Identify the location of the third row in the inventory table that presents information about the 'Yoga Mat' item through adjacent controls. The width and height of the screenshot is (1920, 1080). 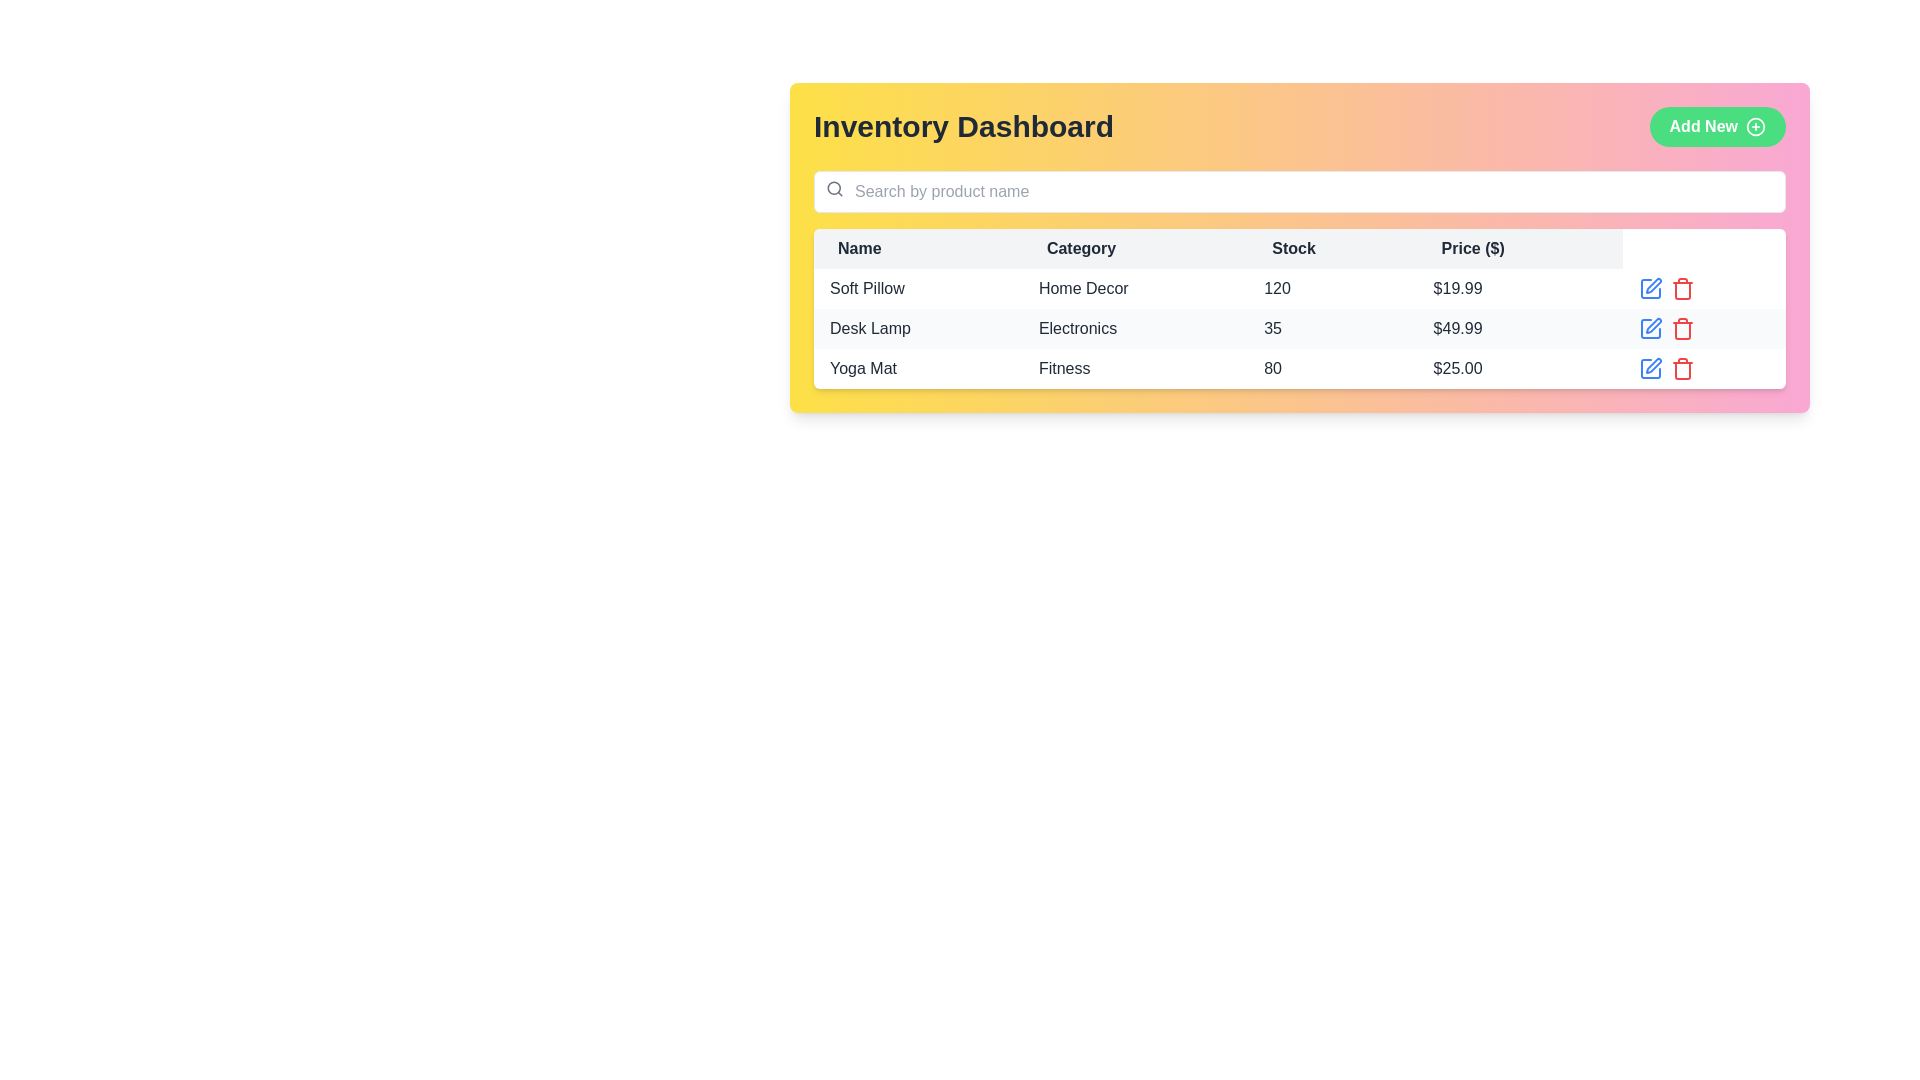
(1300, 369).